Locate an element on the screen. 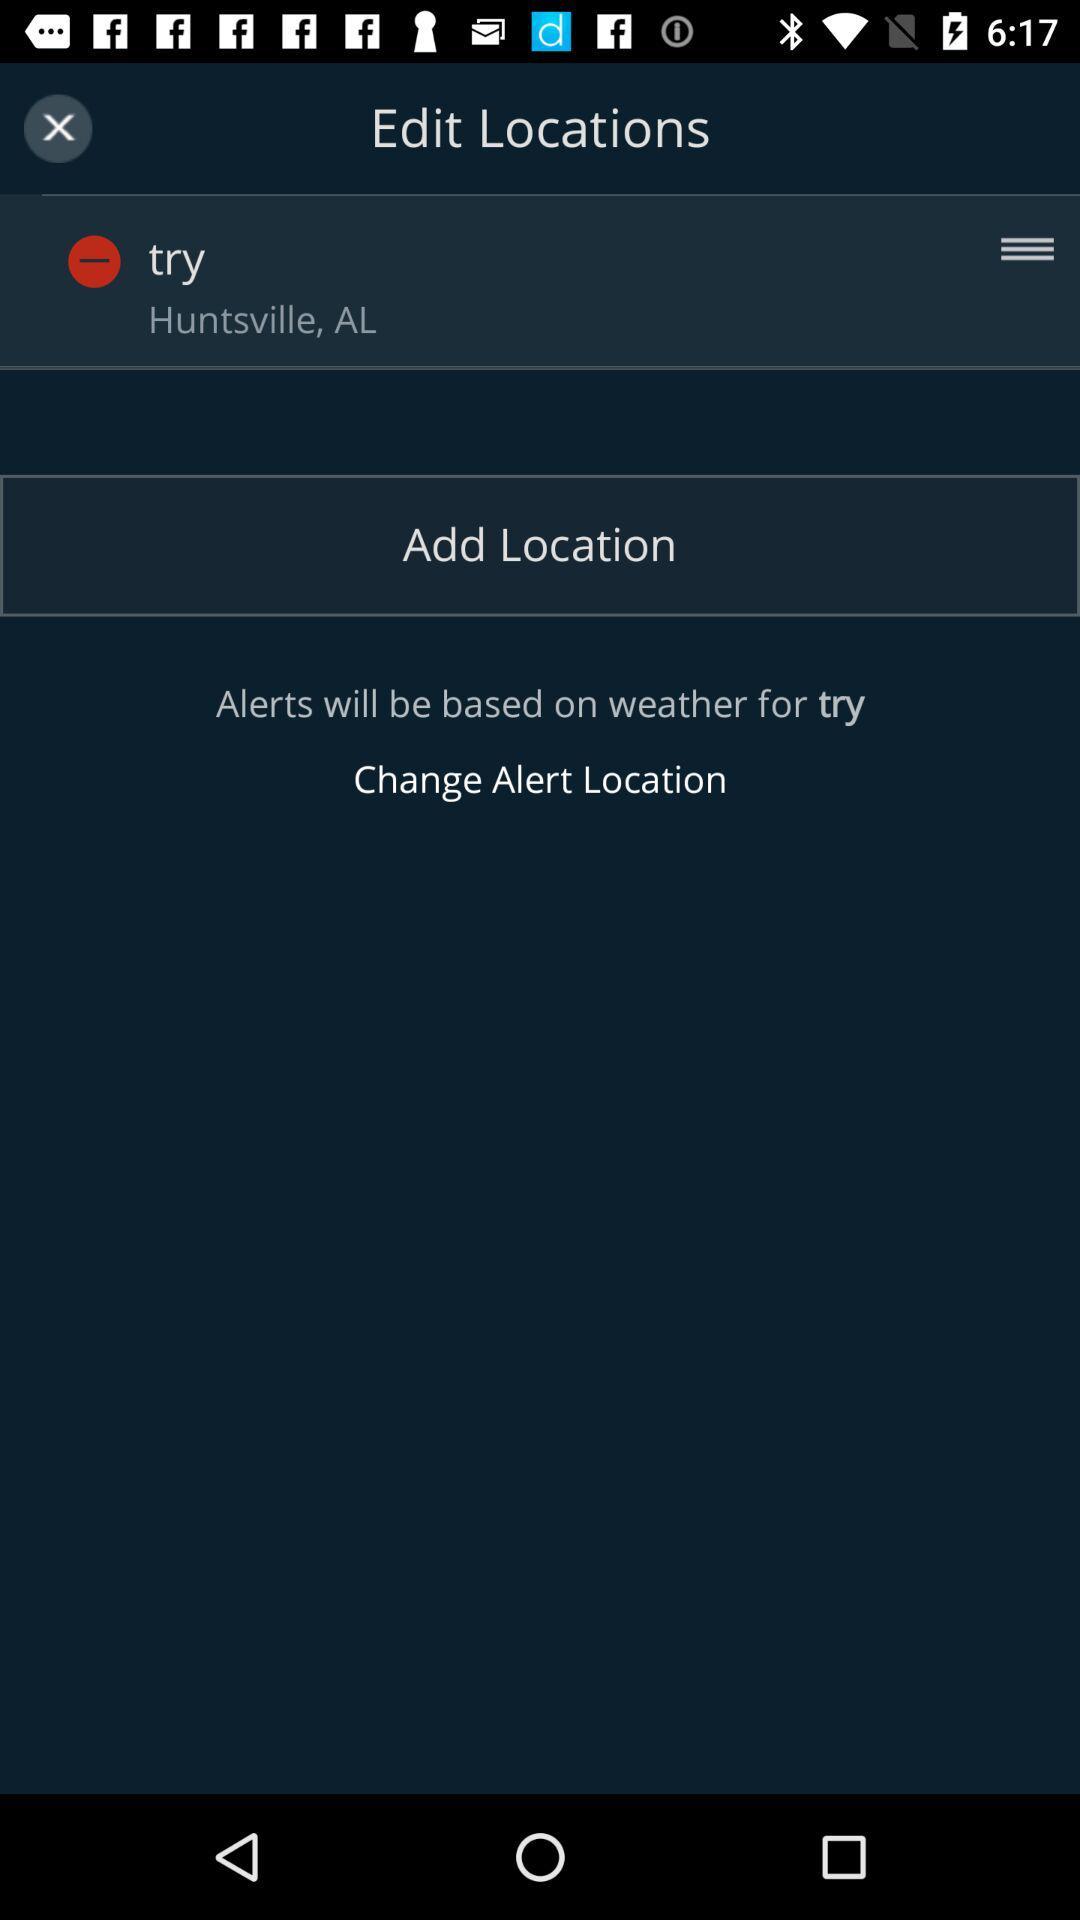 Image resolution: width=1080 pixels, height=1920 pixels. the alerts will be item is located at coordinates (540, 741).